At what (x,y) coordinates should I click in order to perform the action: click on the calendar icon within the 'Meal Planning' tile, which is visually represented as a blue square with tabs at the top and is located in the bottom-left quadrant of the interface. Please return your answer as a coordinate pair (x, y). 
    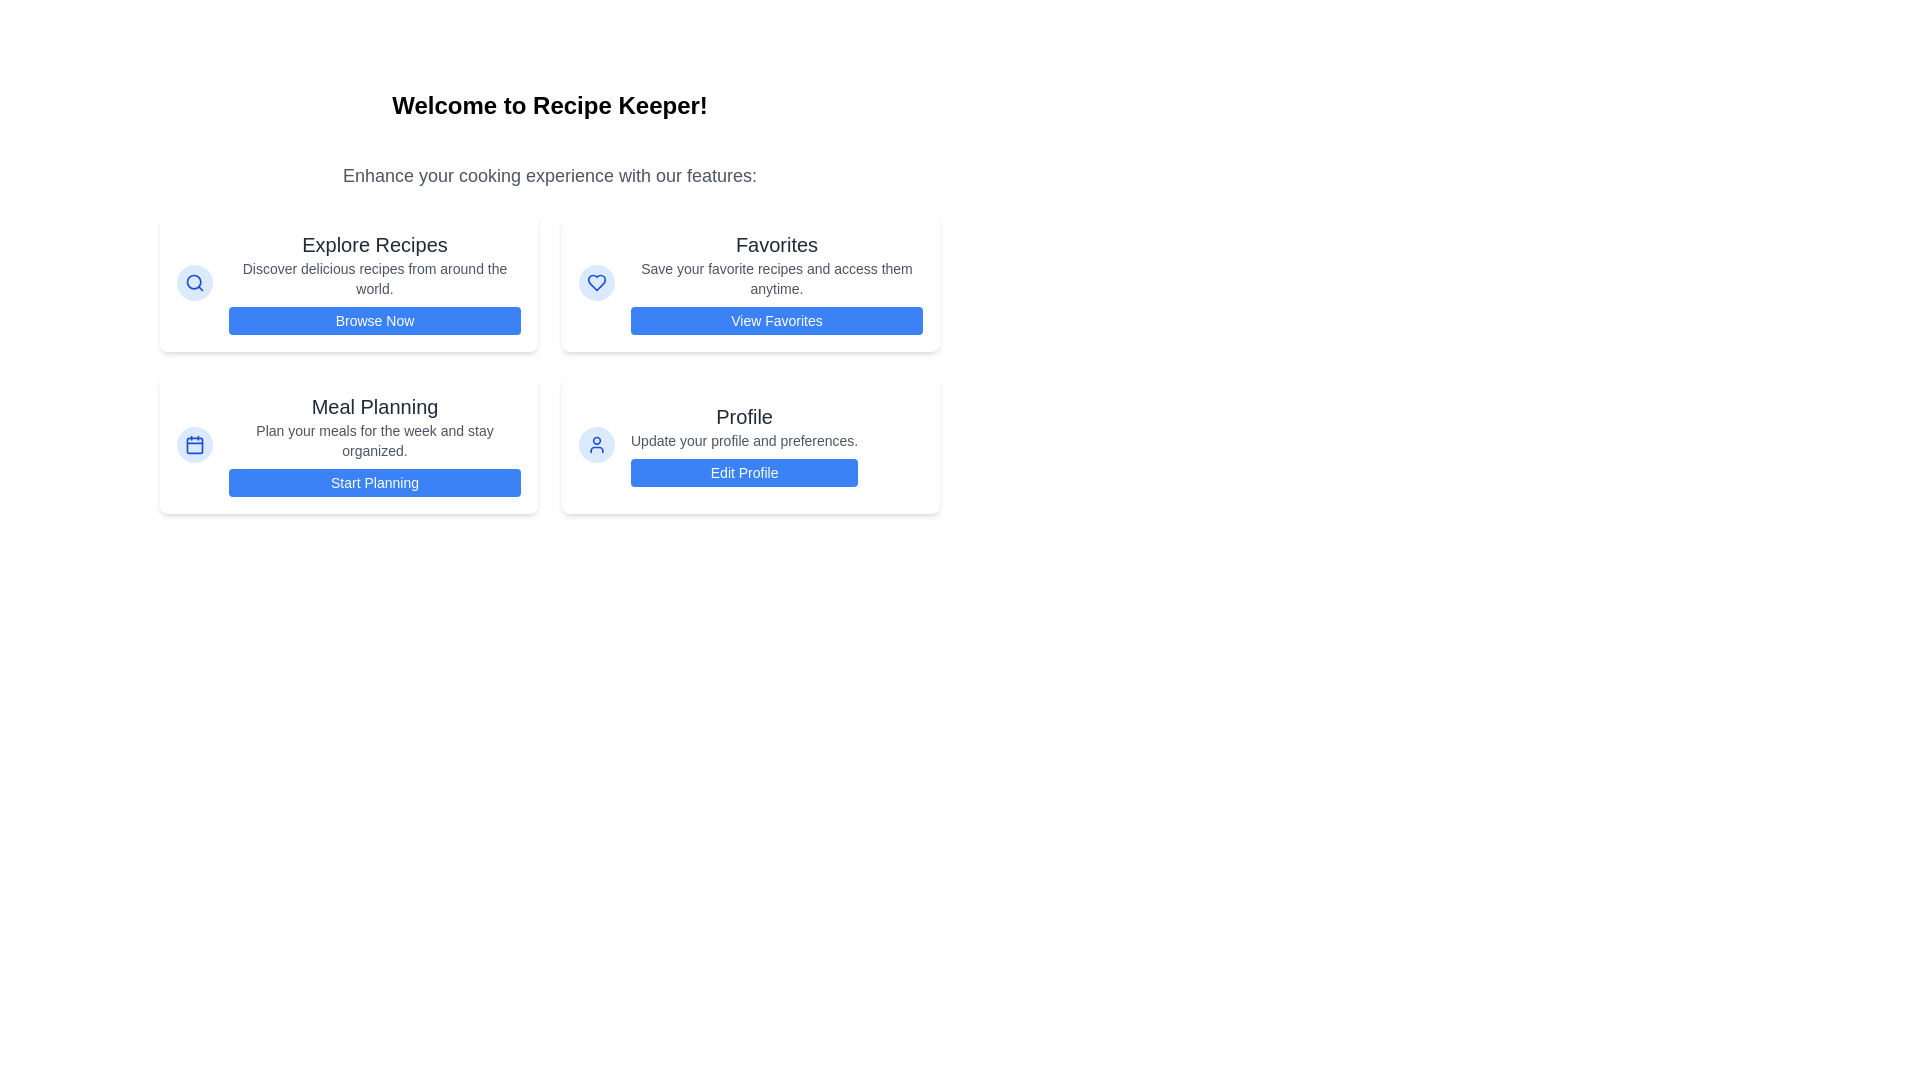
    Looking at the image, I should click on (195, 443).